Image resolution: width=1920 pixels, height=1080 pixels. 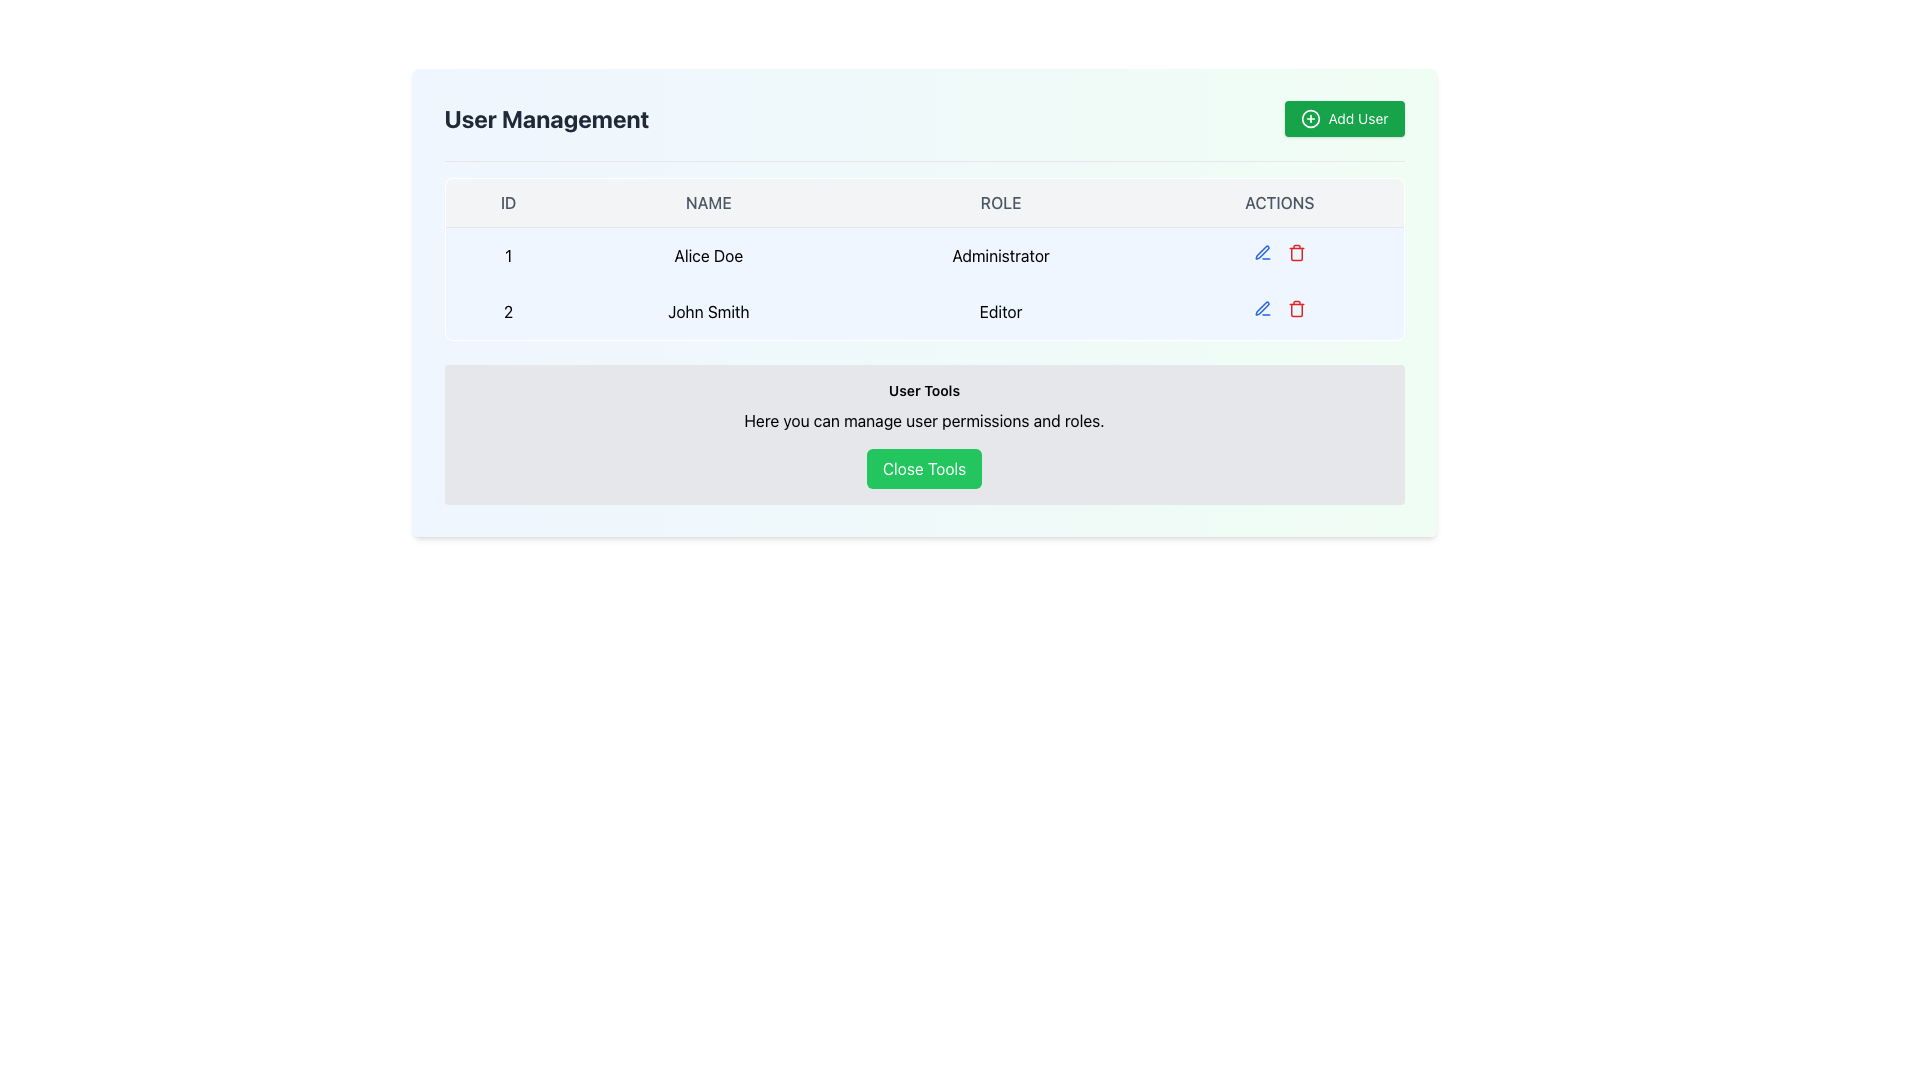 What do you see at coordinates (923, 434) in the screenshot?
I see `information presented in the 'User Tools' informational panel which includes the title and description about managing user permissions and roles` at bounding box center [923, 434].